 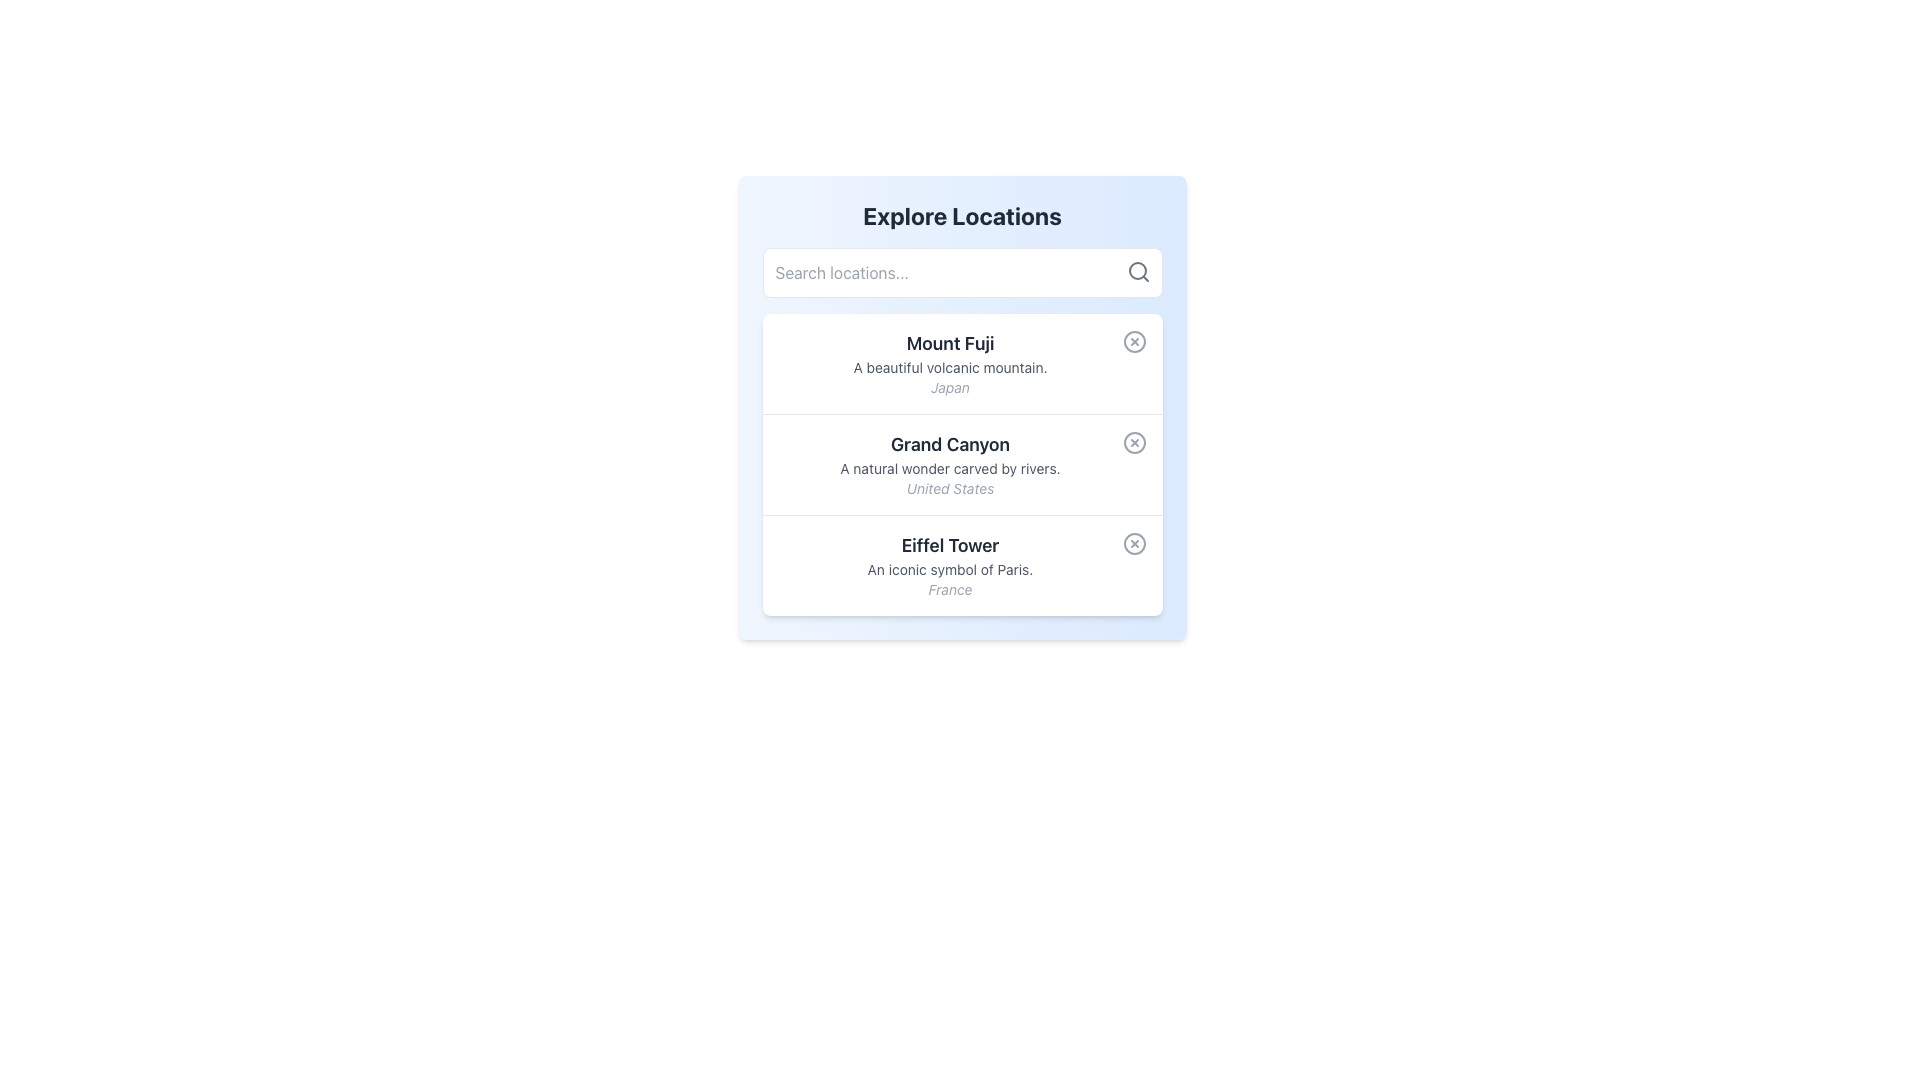 I want to click on the first list item in the 'Explore Locations' card that describes 'Mount Fuji', so click(x=949, y=363).